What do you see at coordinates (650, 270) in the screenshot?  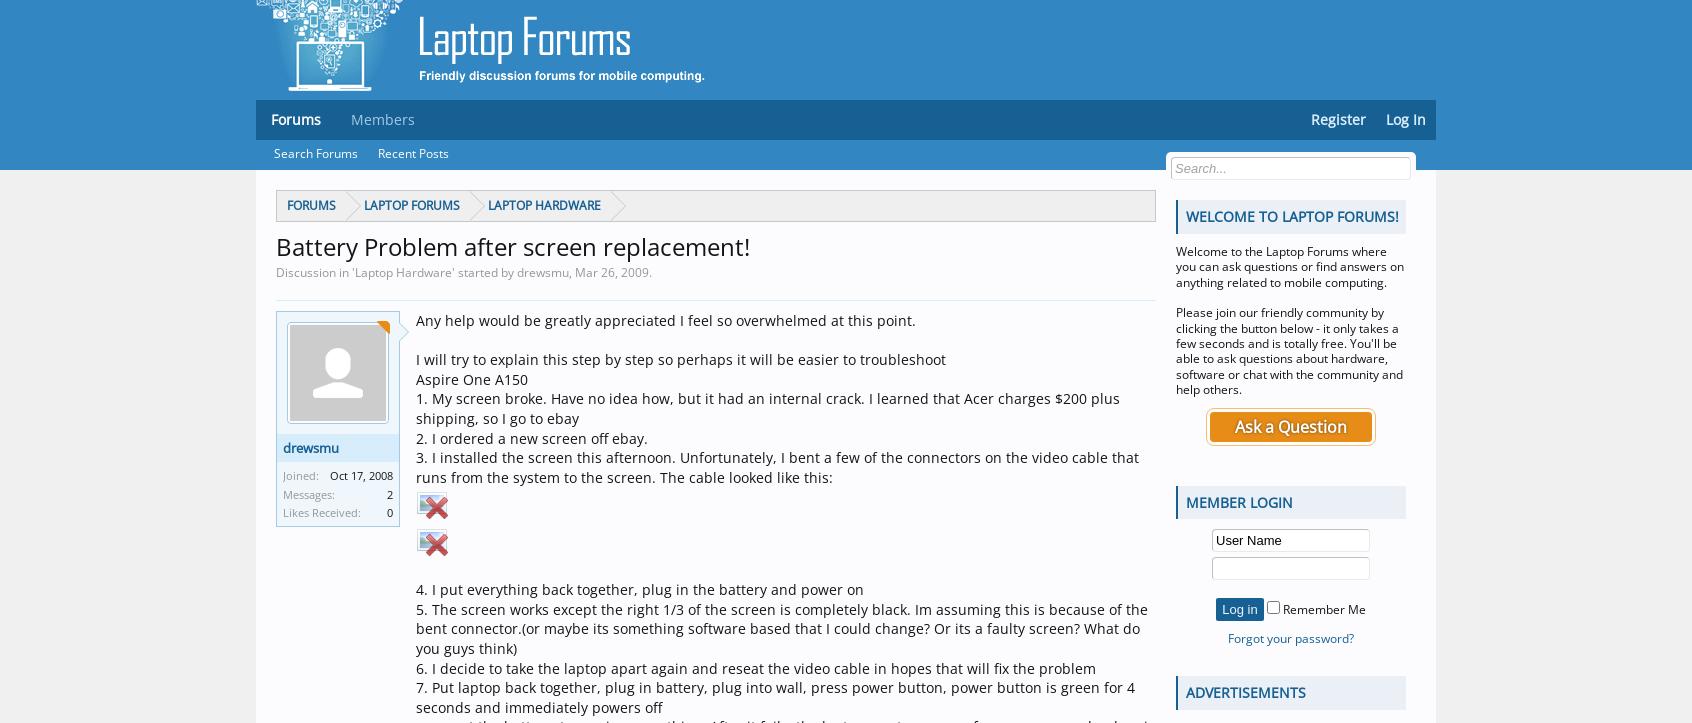 I see `'.'` at bounding box center [650, 270].